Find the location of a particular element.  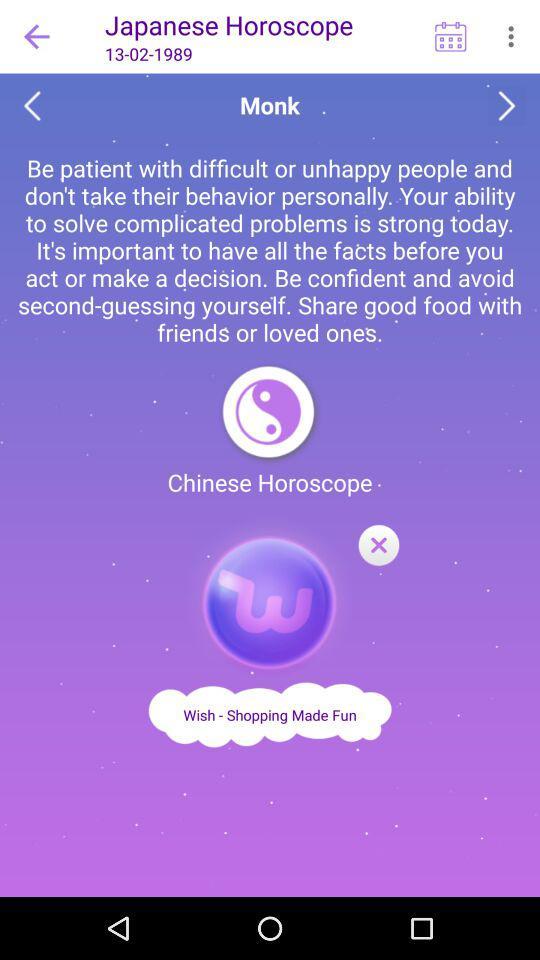

mark is located at coordinates (378, 546).